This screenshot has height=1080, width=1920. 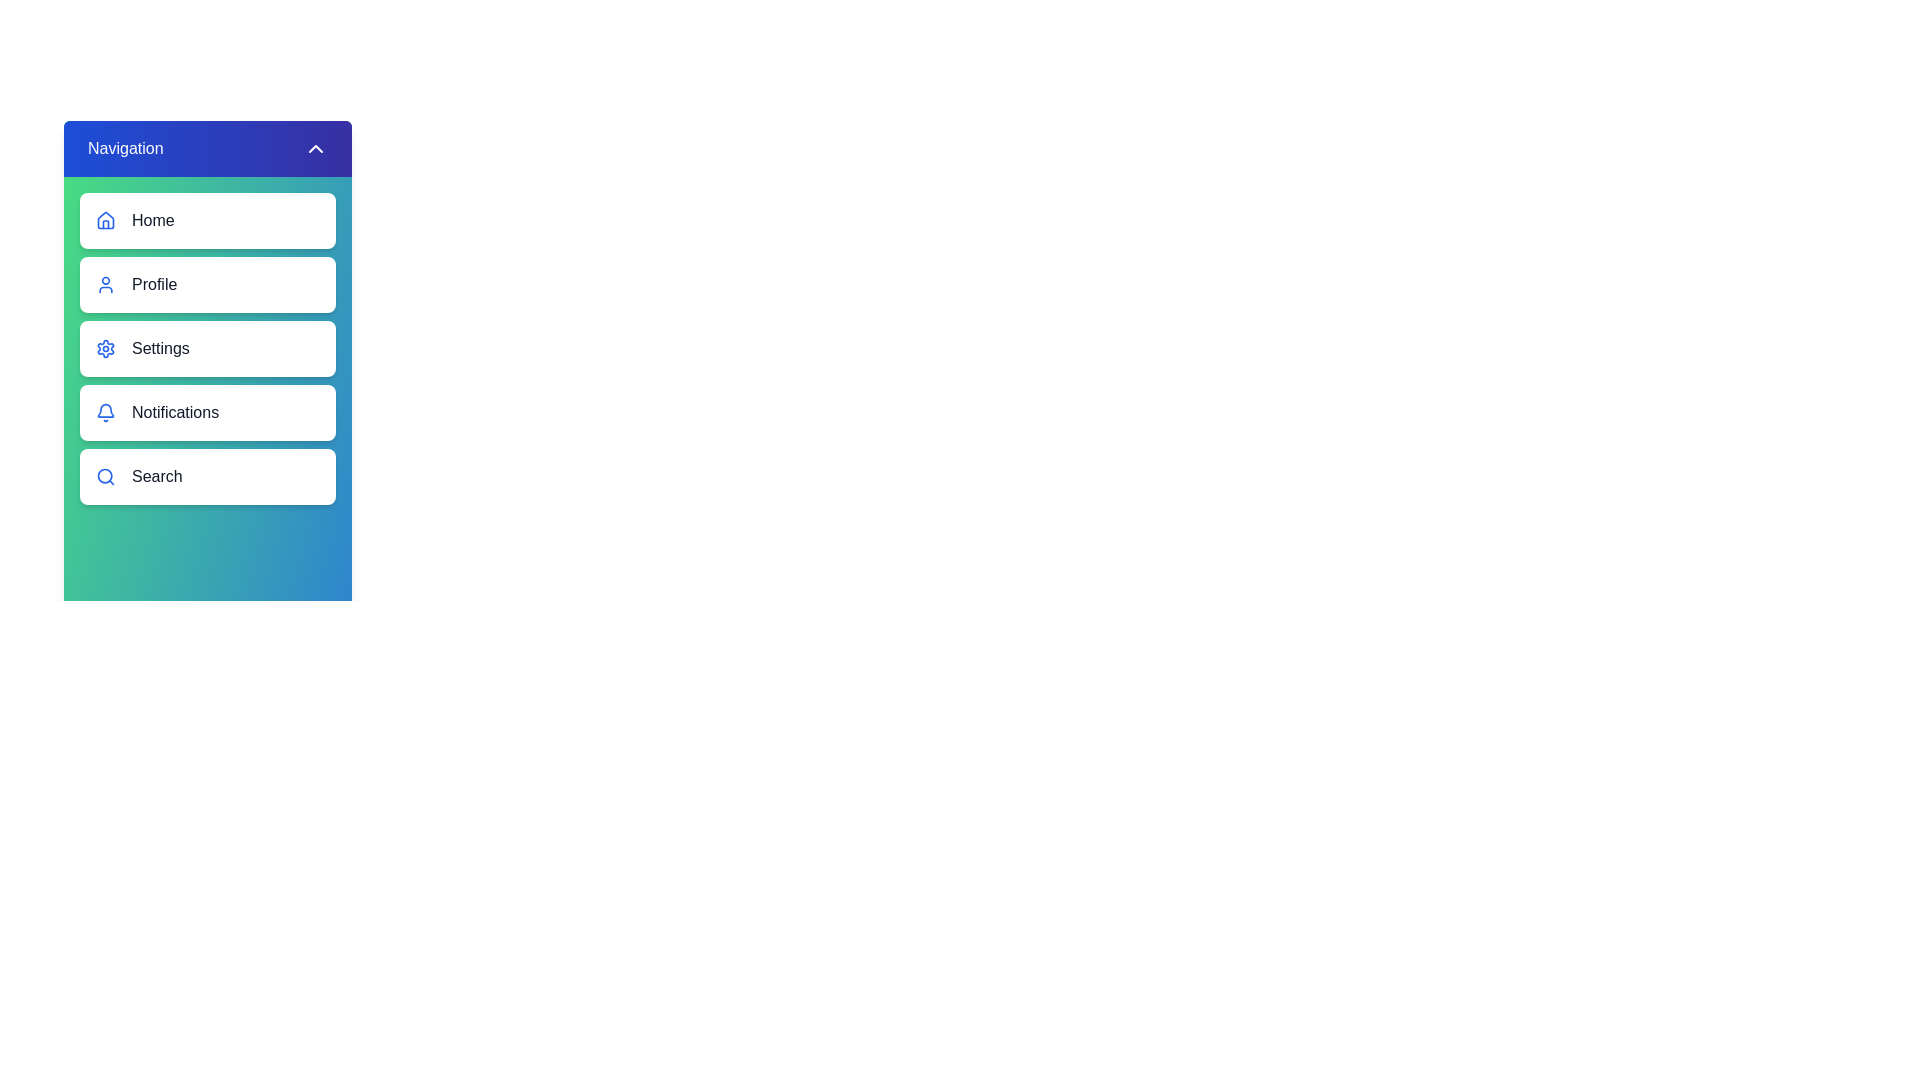 What do you see at coordinates (207, 347) in the screenshot?
I see `the 'Settings' button in the sidebar navigation menu to trigger the hover effect` at bounding box center [207, 347].